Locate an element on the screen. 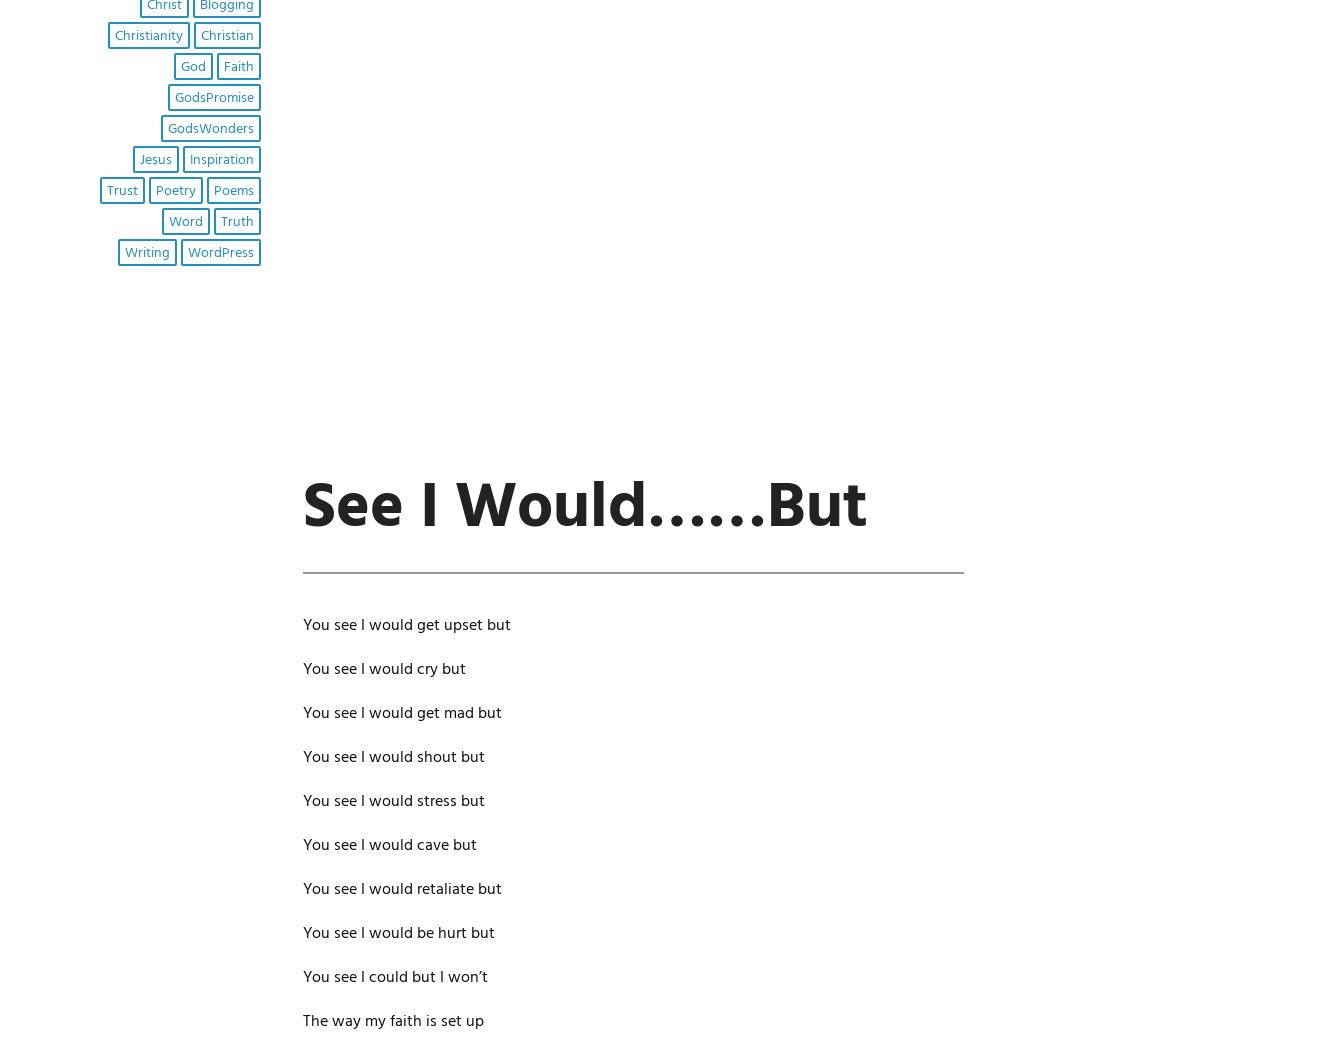 This screenshot has width=1340, height=1046. 'You see I could but I won’t' is located at coordinates (394, 975).